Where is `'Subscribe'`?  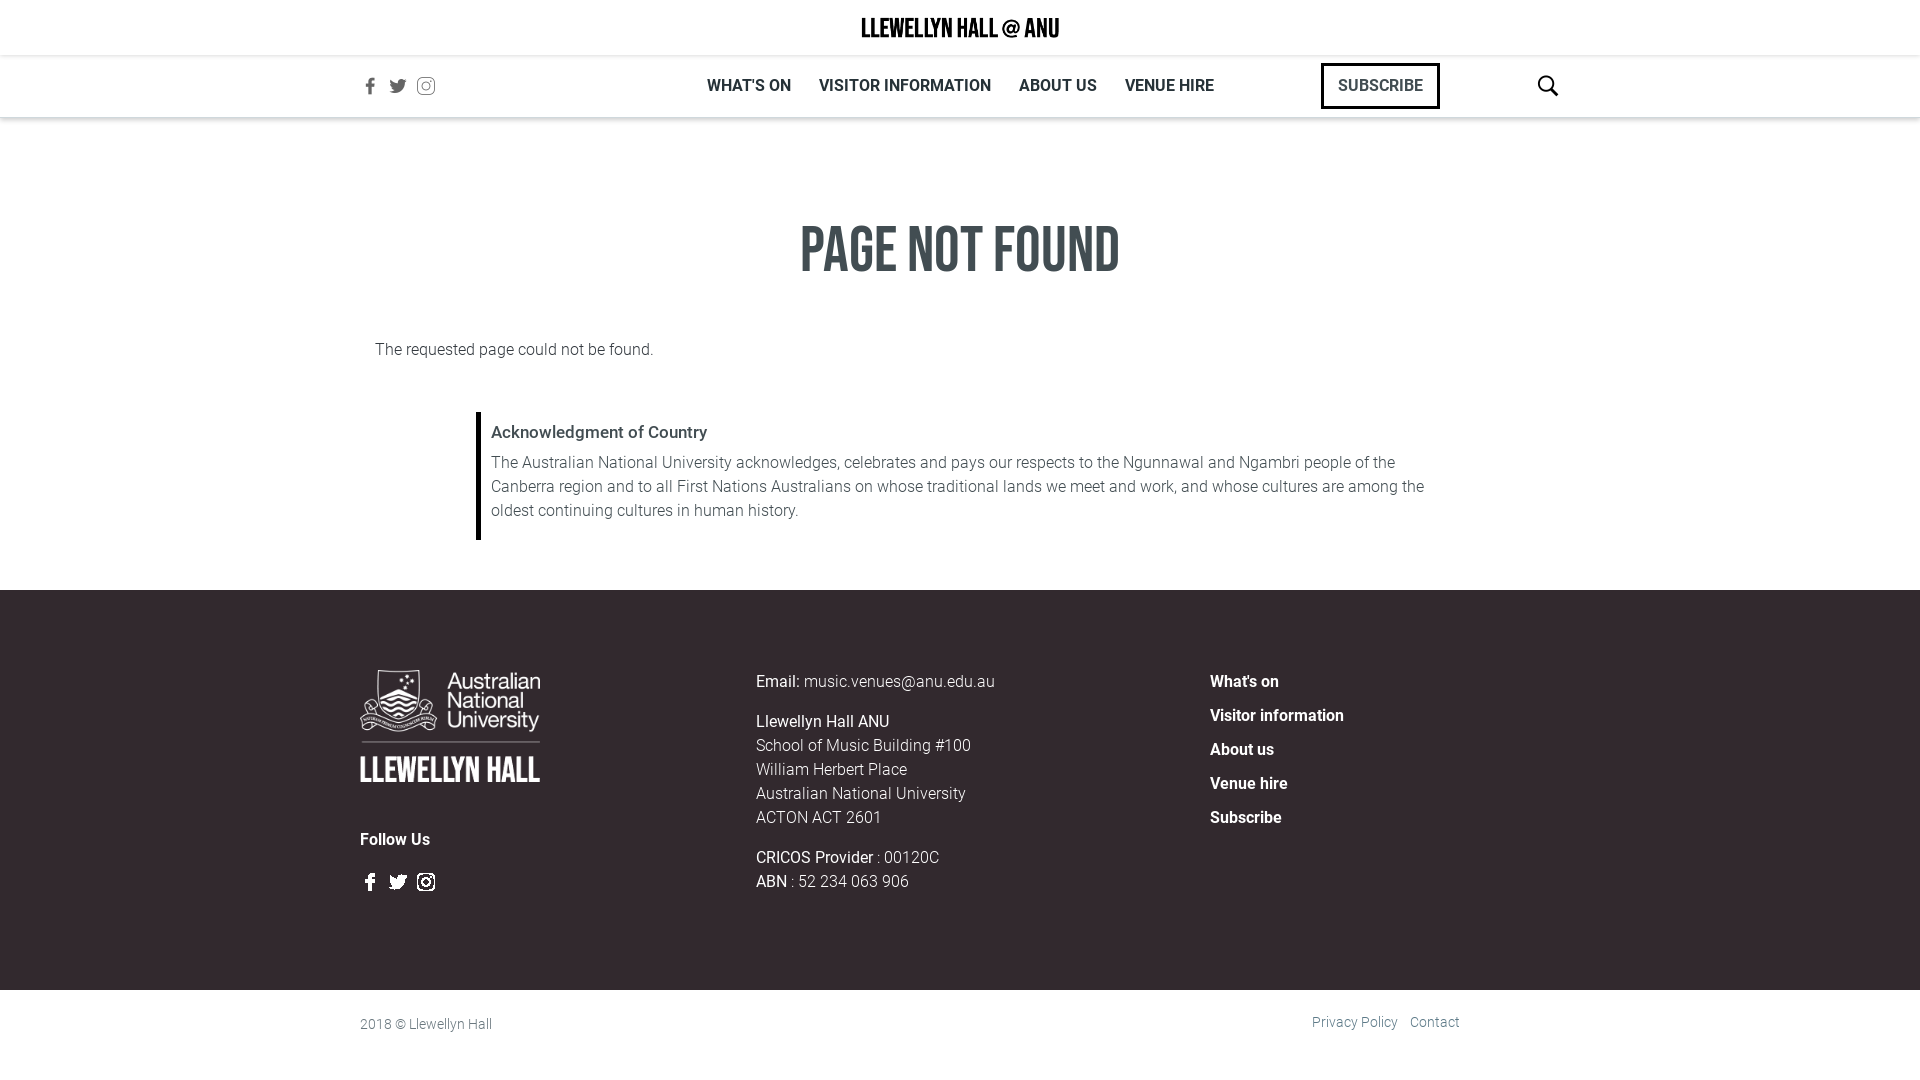
'Subscribe' is located at coordinates (1245, 817).